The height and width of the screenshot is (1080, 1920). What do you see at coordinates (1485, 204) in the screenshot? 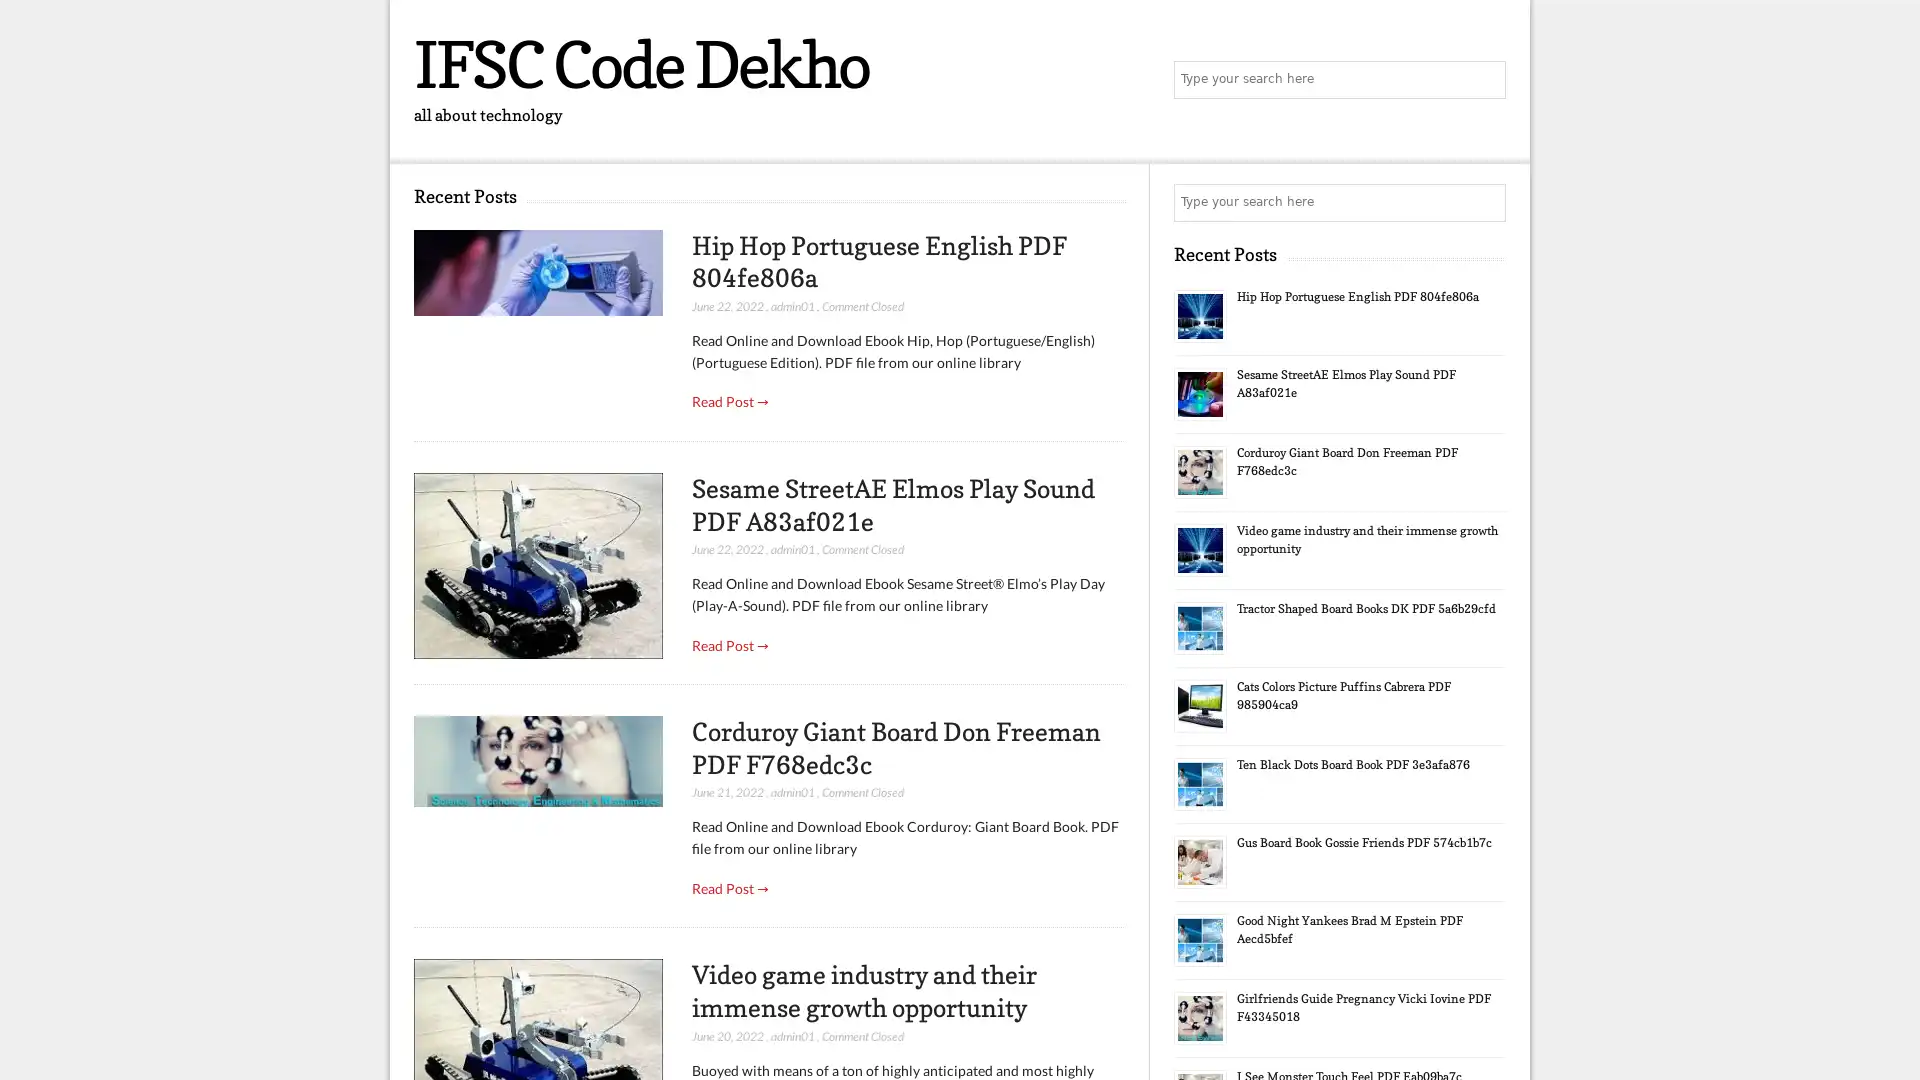
I see `Search` at bounding box center [1485, 204].